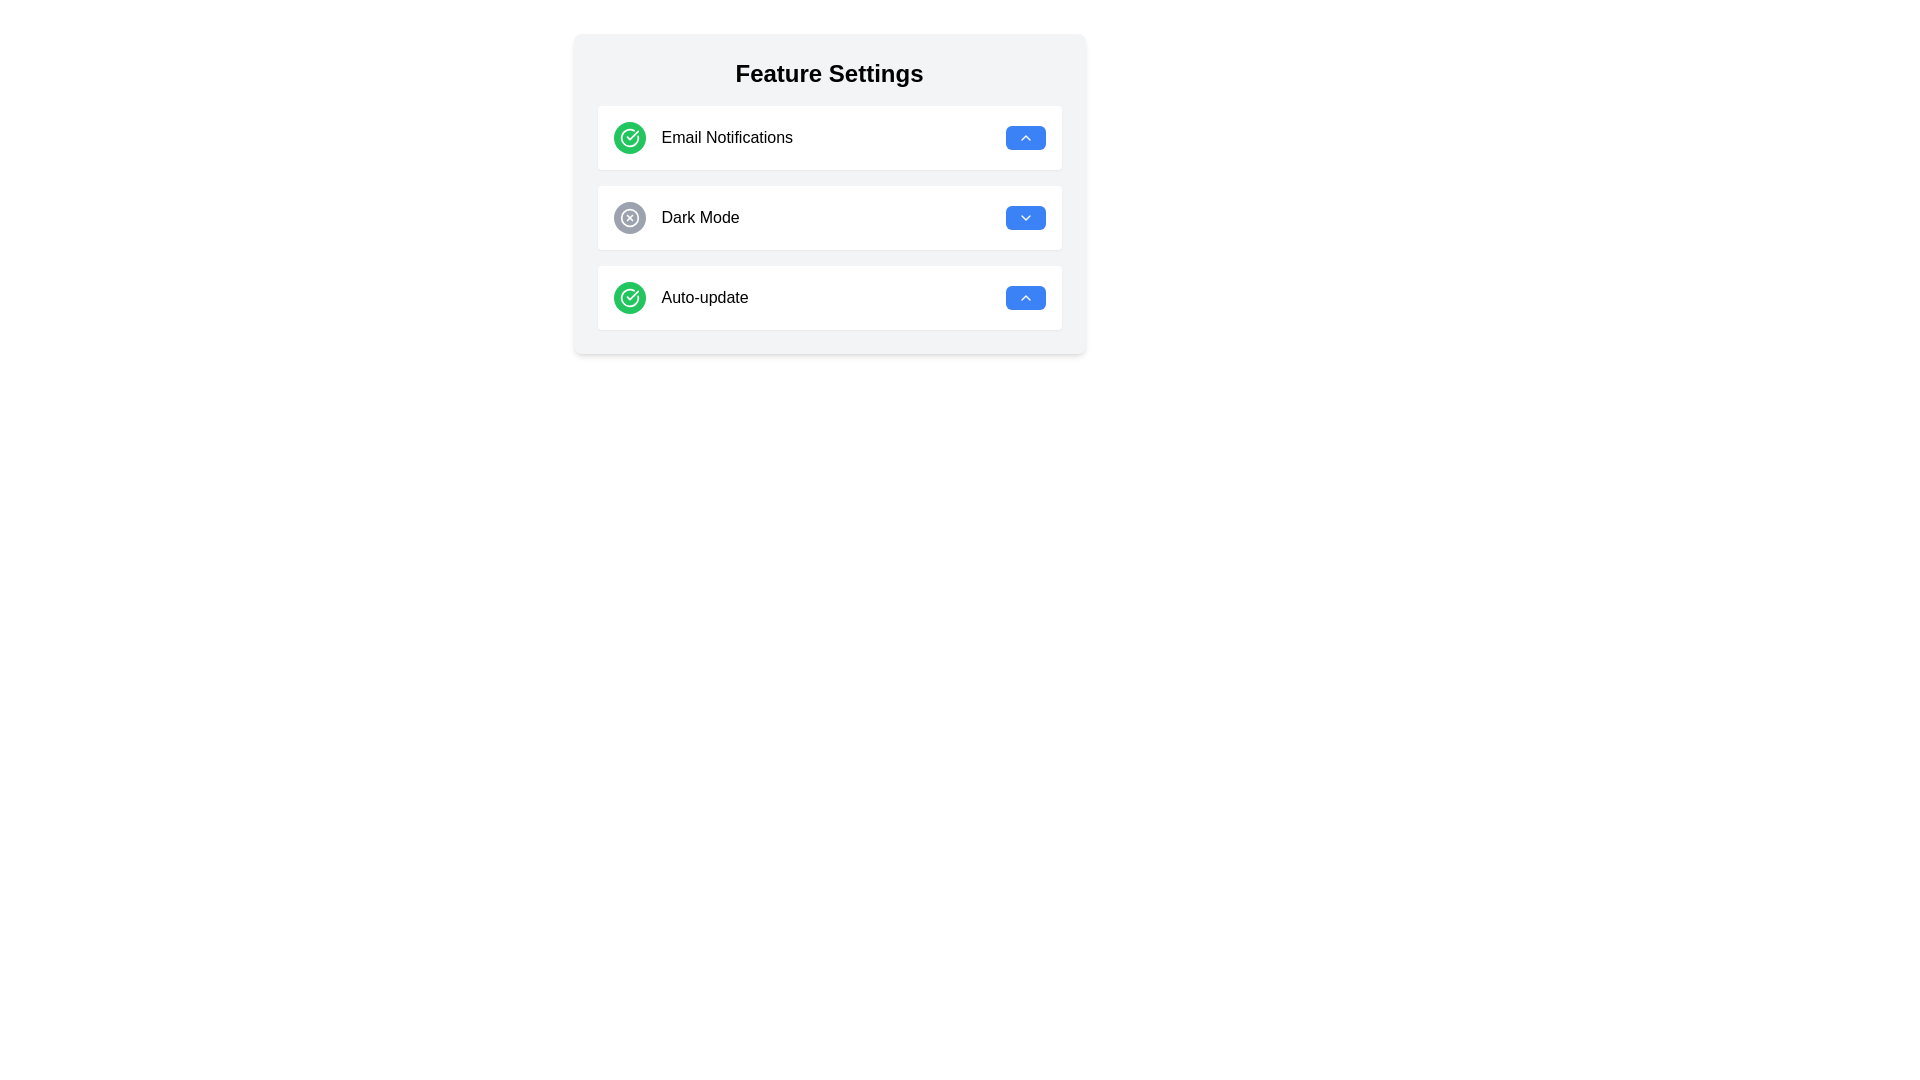  I want to click on the 'Dark Mode' text label, which indicates a feature option in the settings card, located in the second row of the vertical list between 'Email Notifications' and 'Auto-update', so click(676, 218).